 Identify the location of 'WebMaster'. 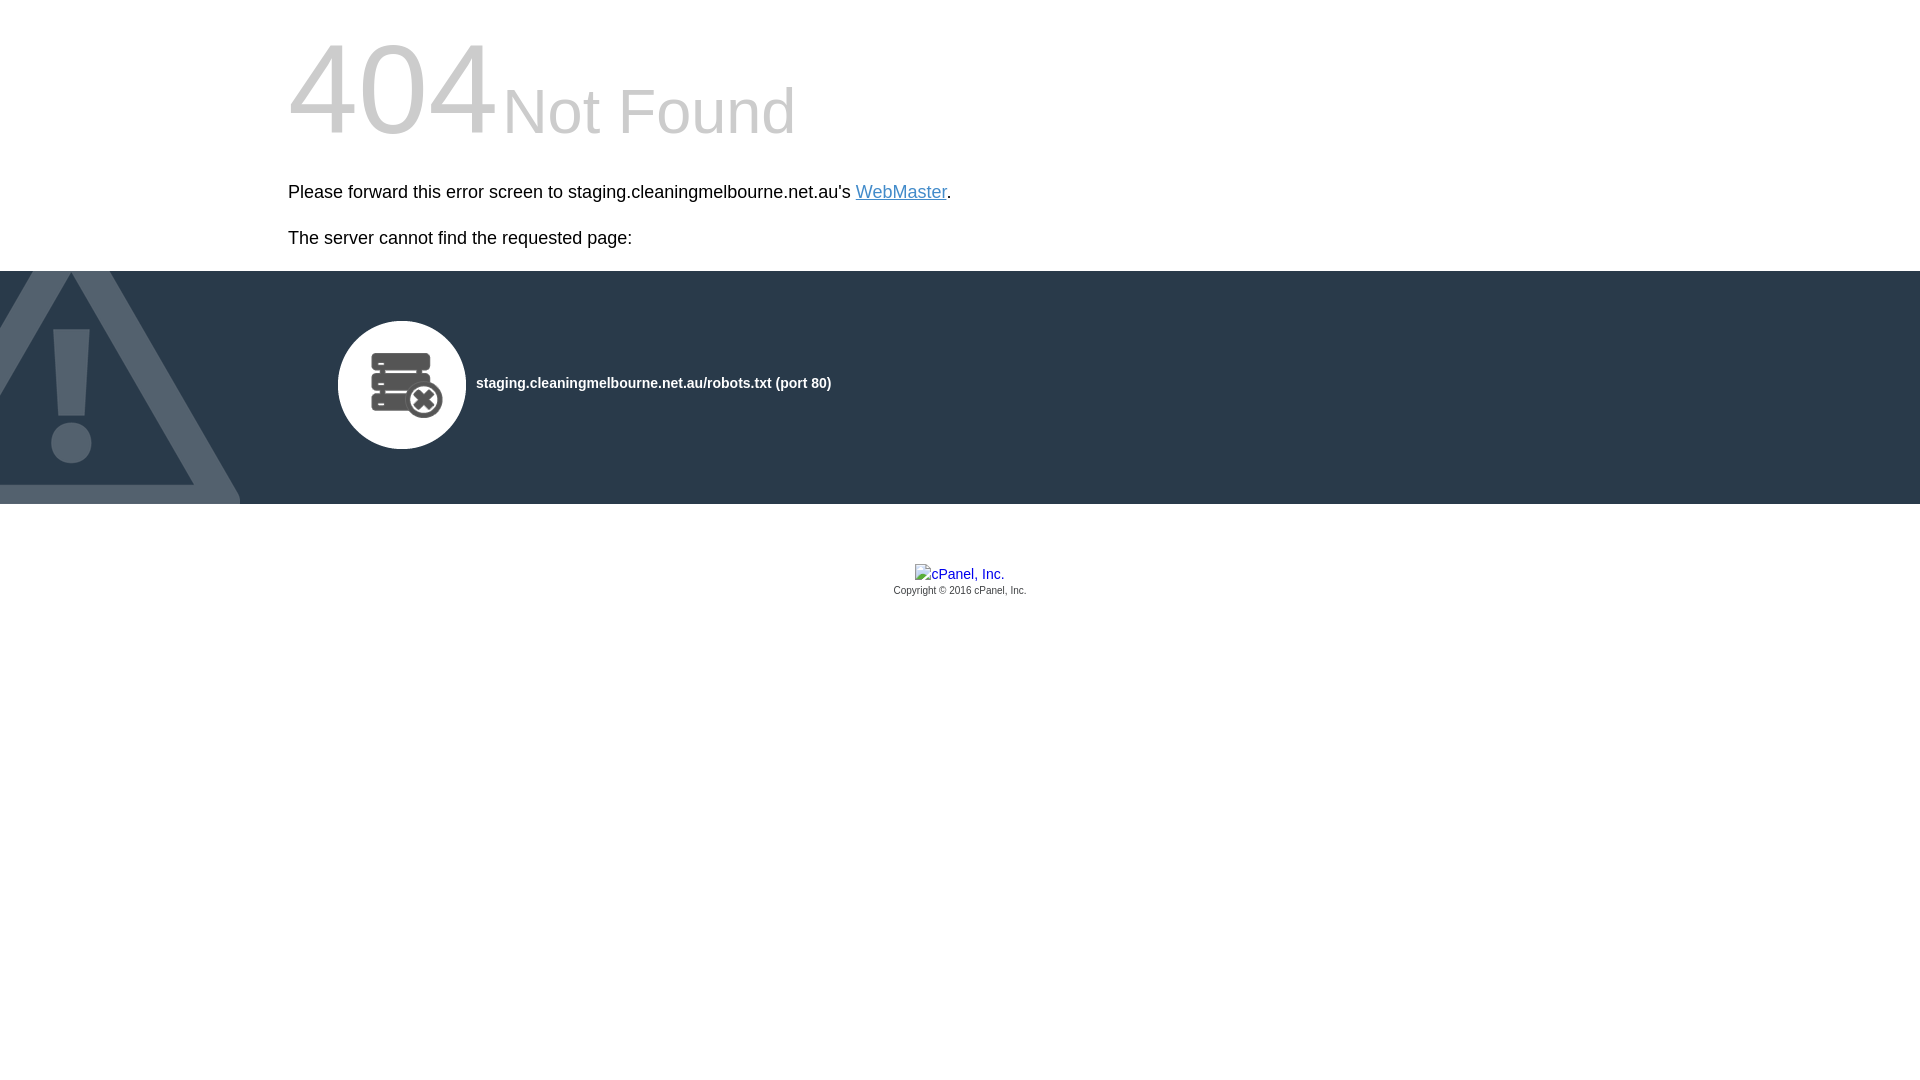
(855, 192).